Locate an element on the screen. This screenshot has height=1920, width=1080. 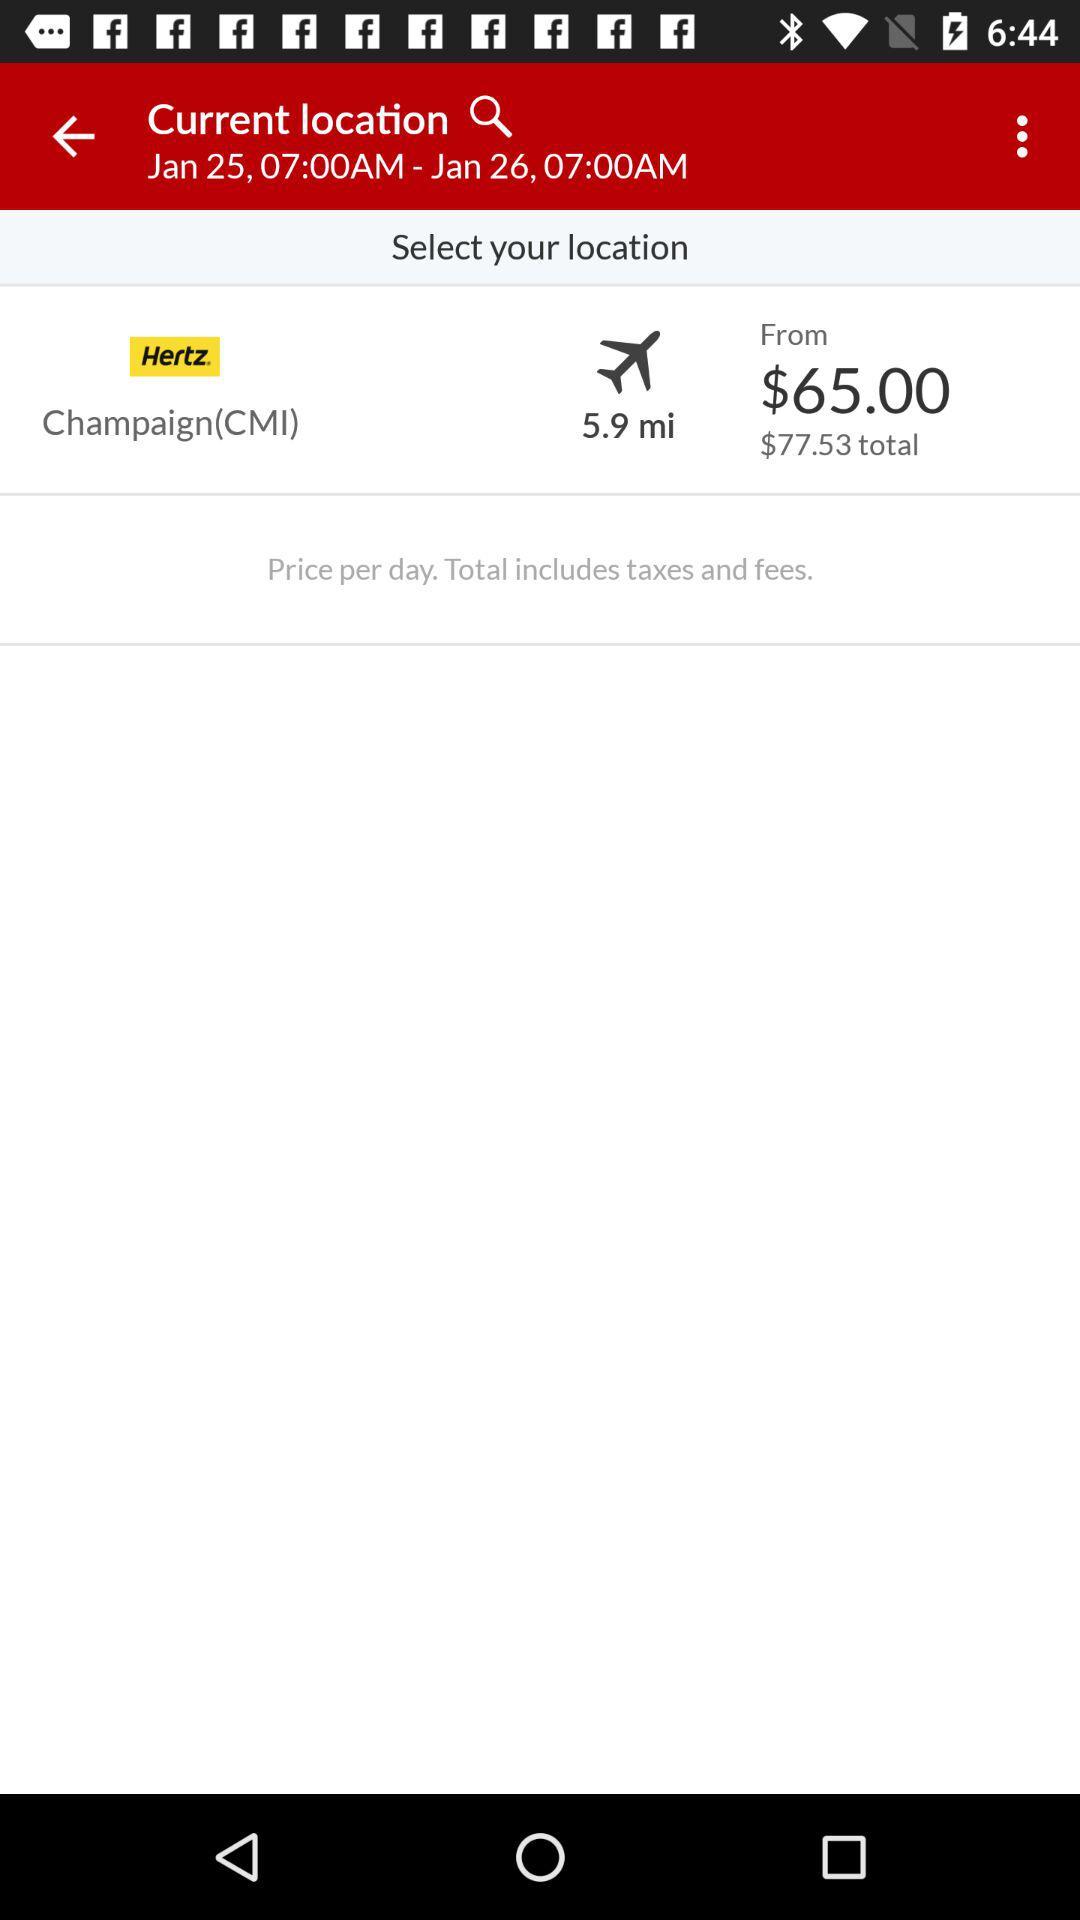
the item to the left of the current location icon is located at coordinates (72, 135).